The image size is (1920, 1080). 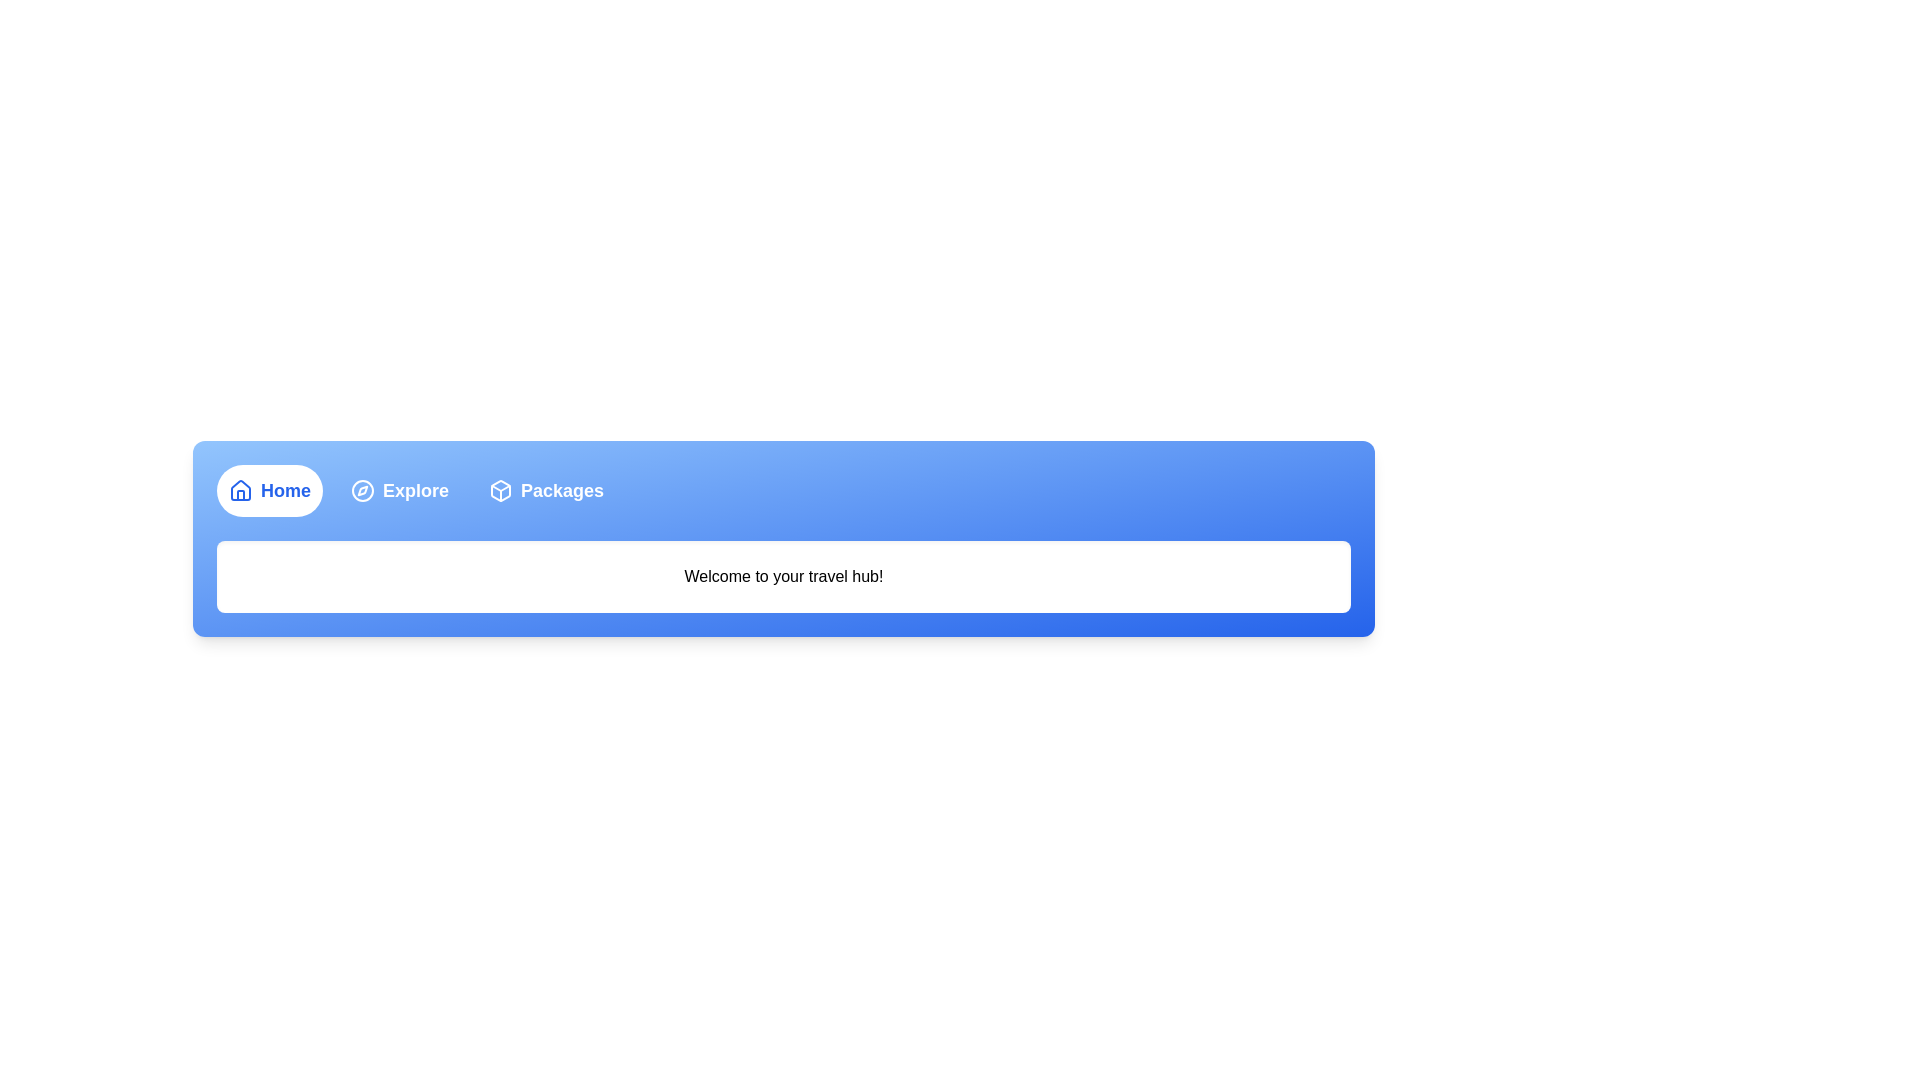 I want to click on the Explore tab by clicking its respective button, so click(x=399, y=490).